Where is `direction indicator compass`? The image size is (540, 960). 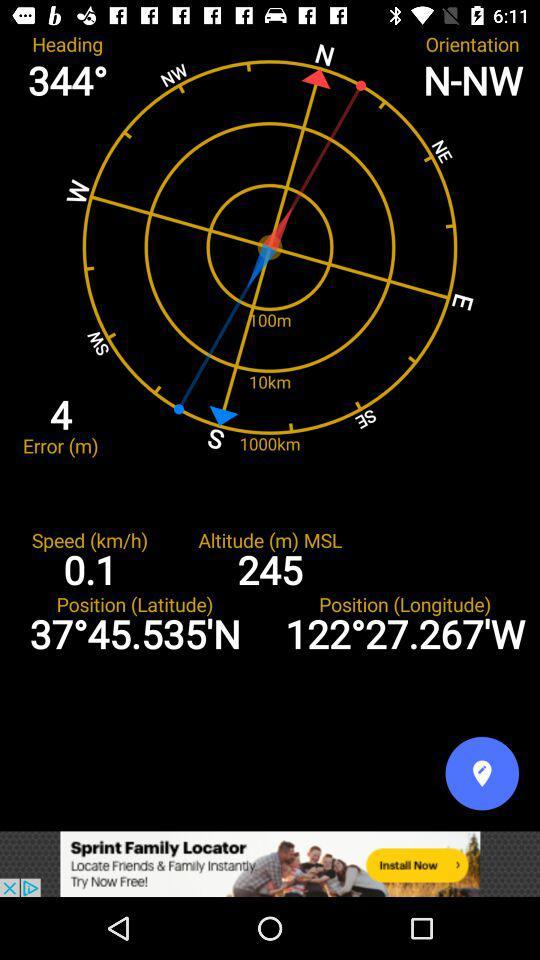 direction indicator compass is located at coordinates (481, 772).